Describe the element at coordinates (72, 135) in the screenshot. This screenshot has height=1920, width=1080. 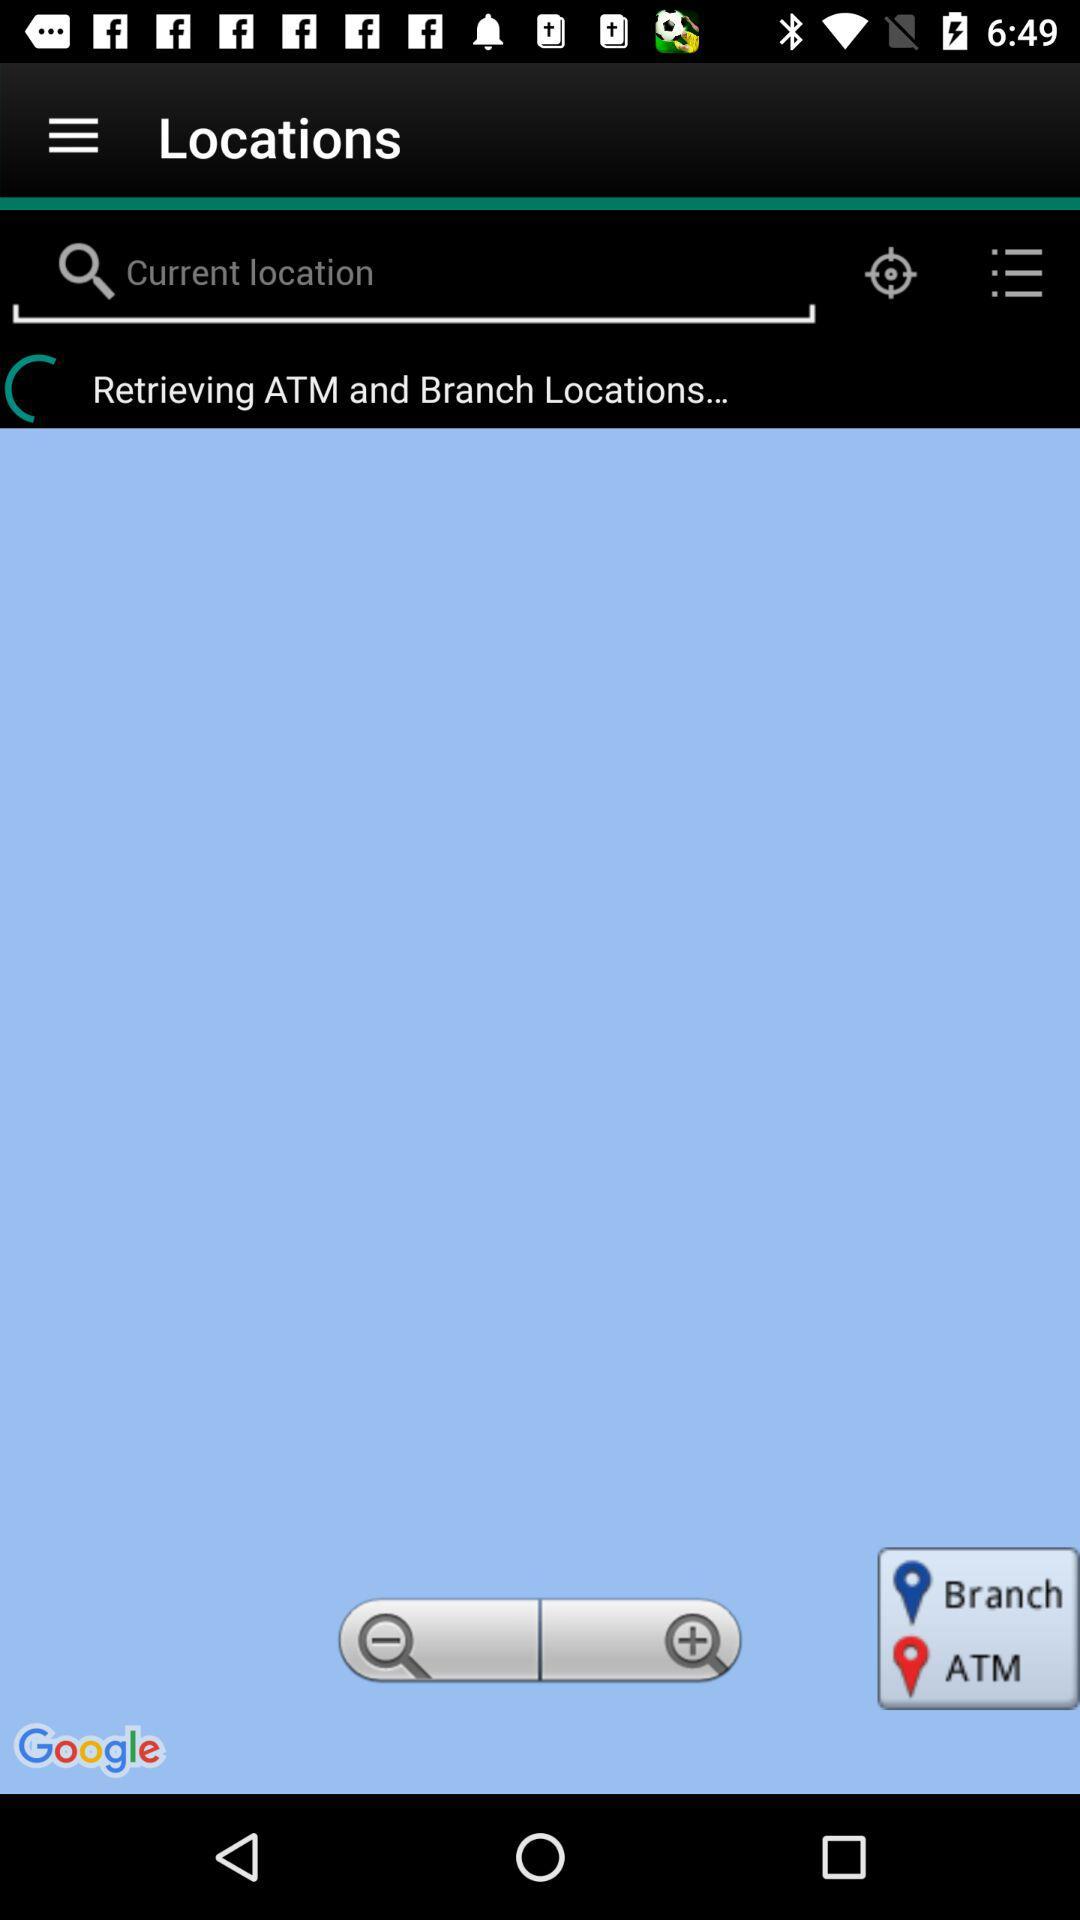
I see `the item next to the locations icon` at that location.